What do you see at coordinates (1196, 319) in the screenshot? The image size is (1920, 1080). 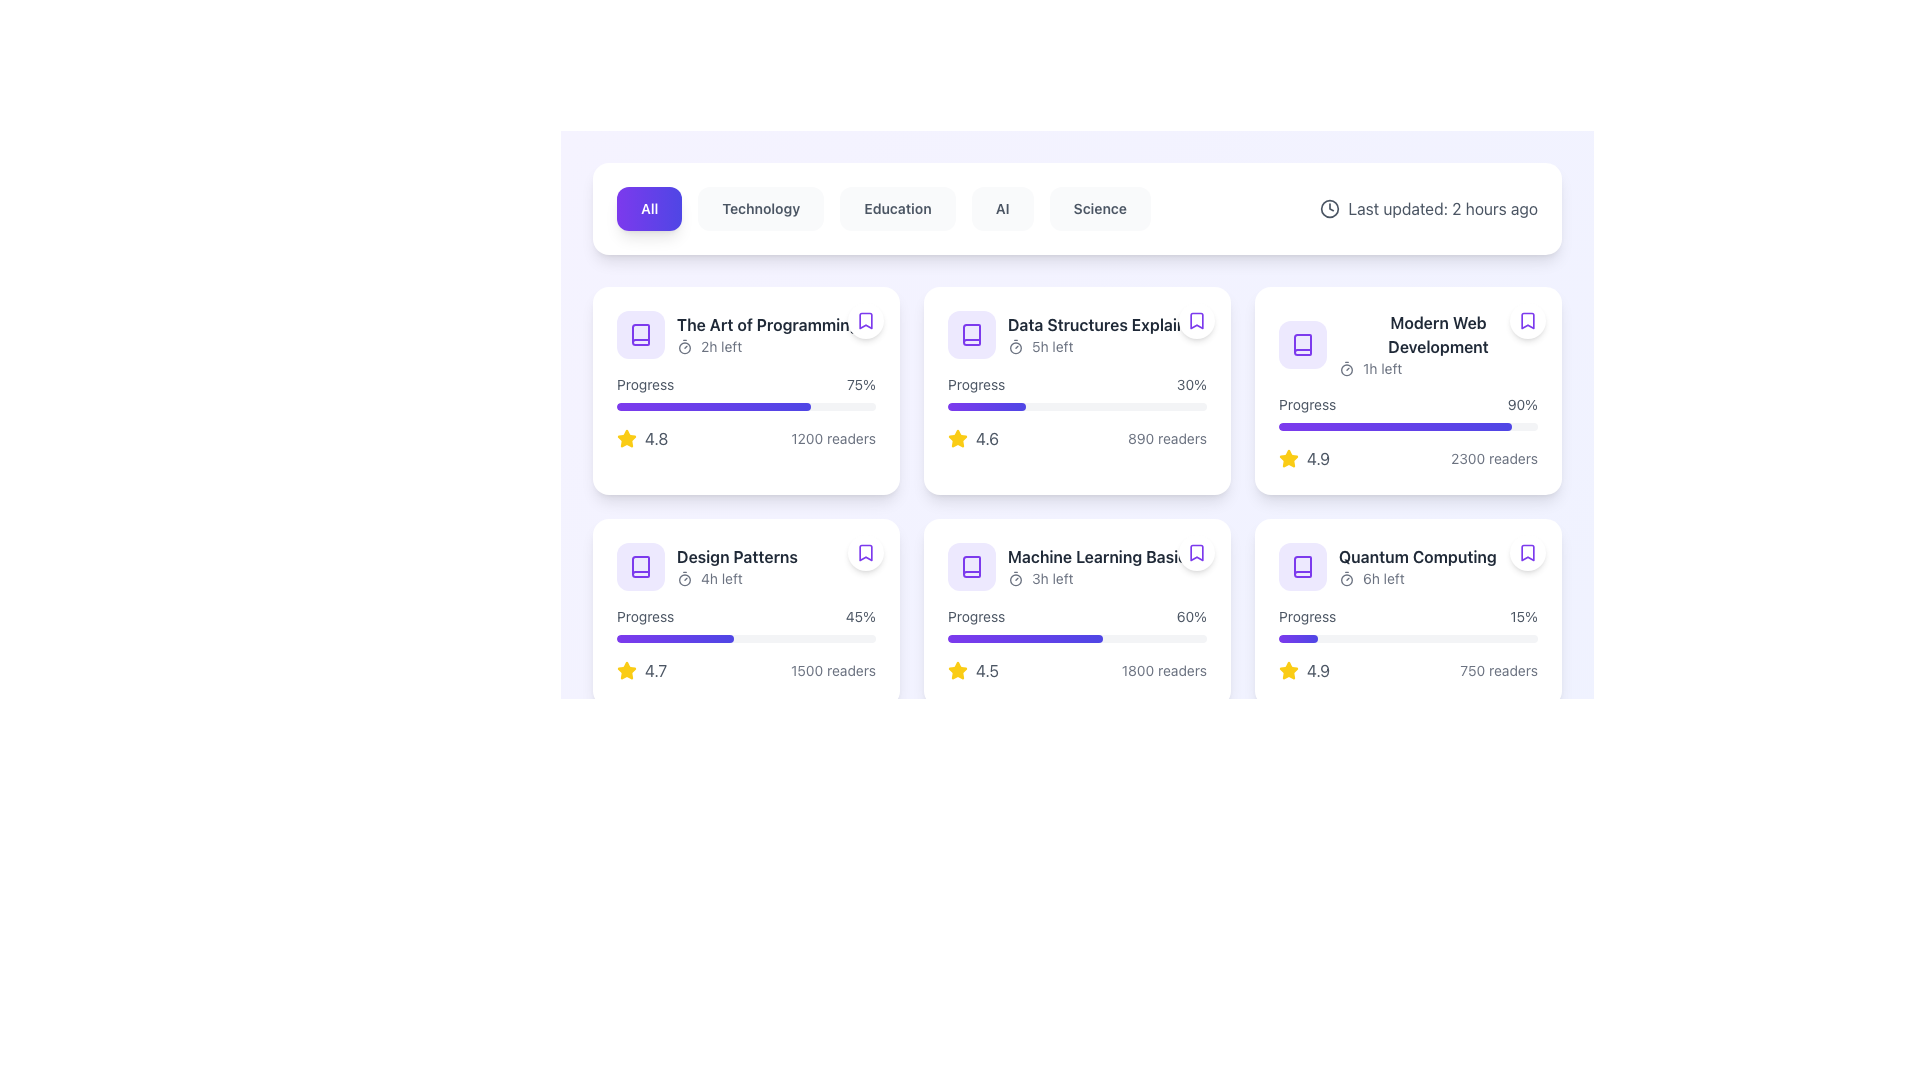 I see `the violet bookmark icon located within the white circular button on the top right corner of the 'Data Structures Explained' card` at bounding box center [1196, 319].